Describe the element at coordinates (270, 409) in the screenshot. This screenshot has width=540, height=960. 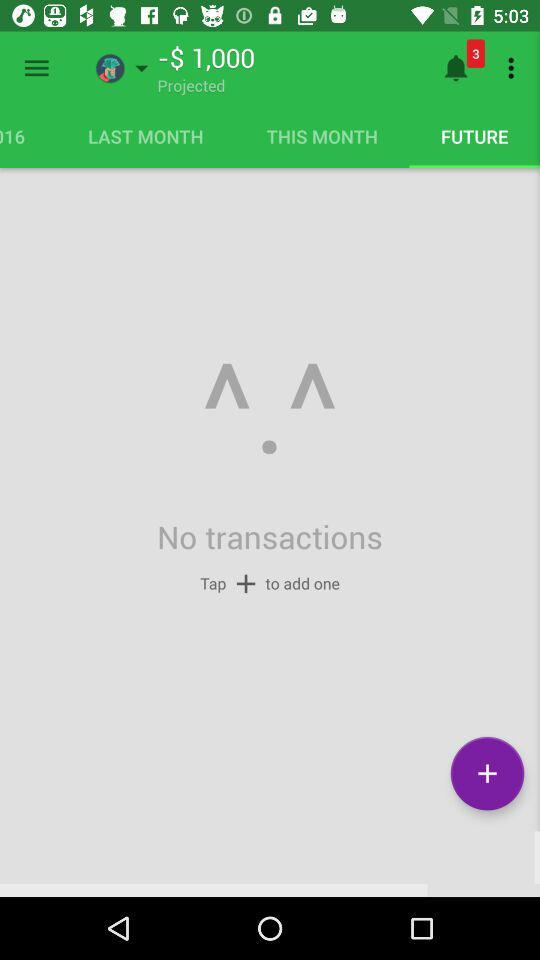
I see `^.^ icon` at that location.